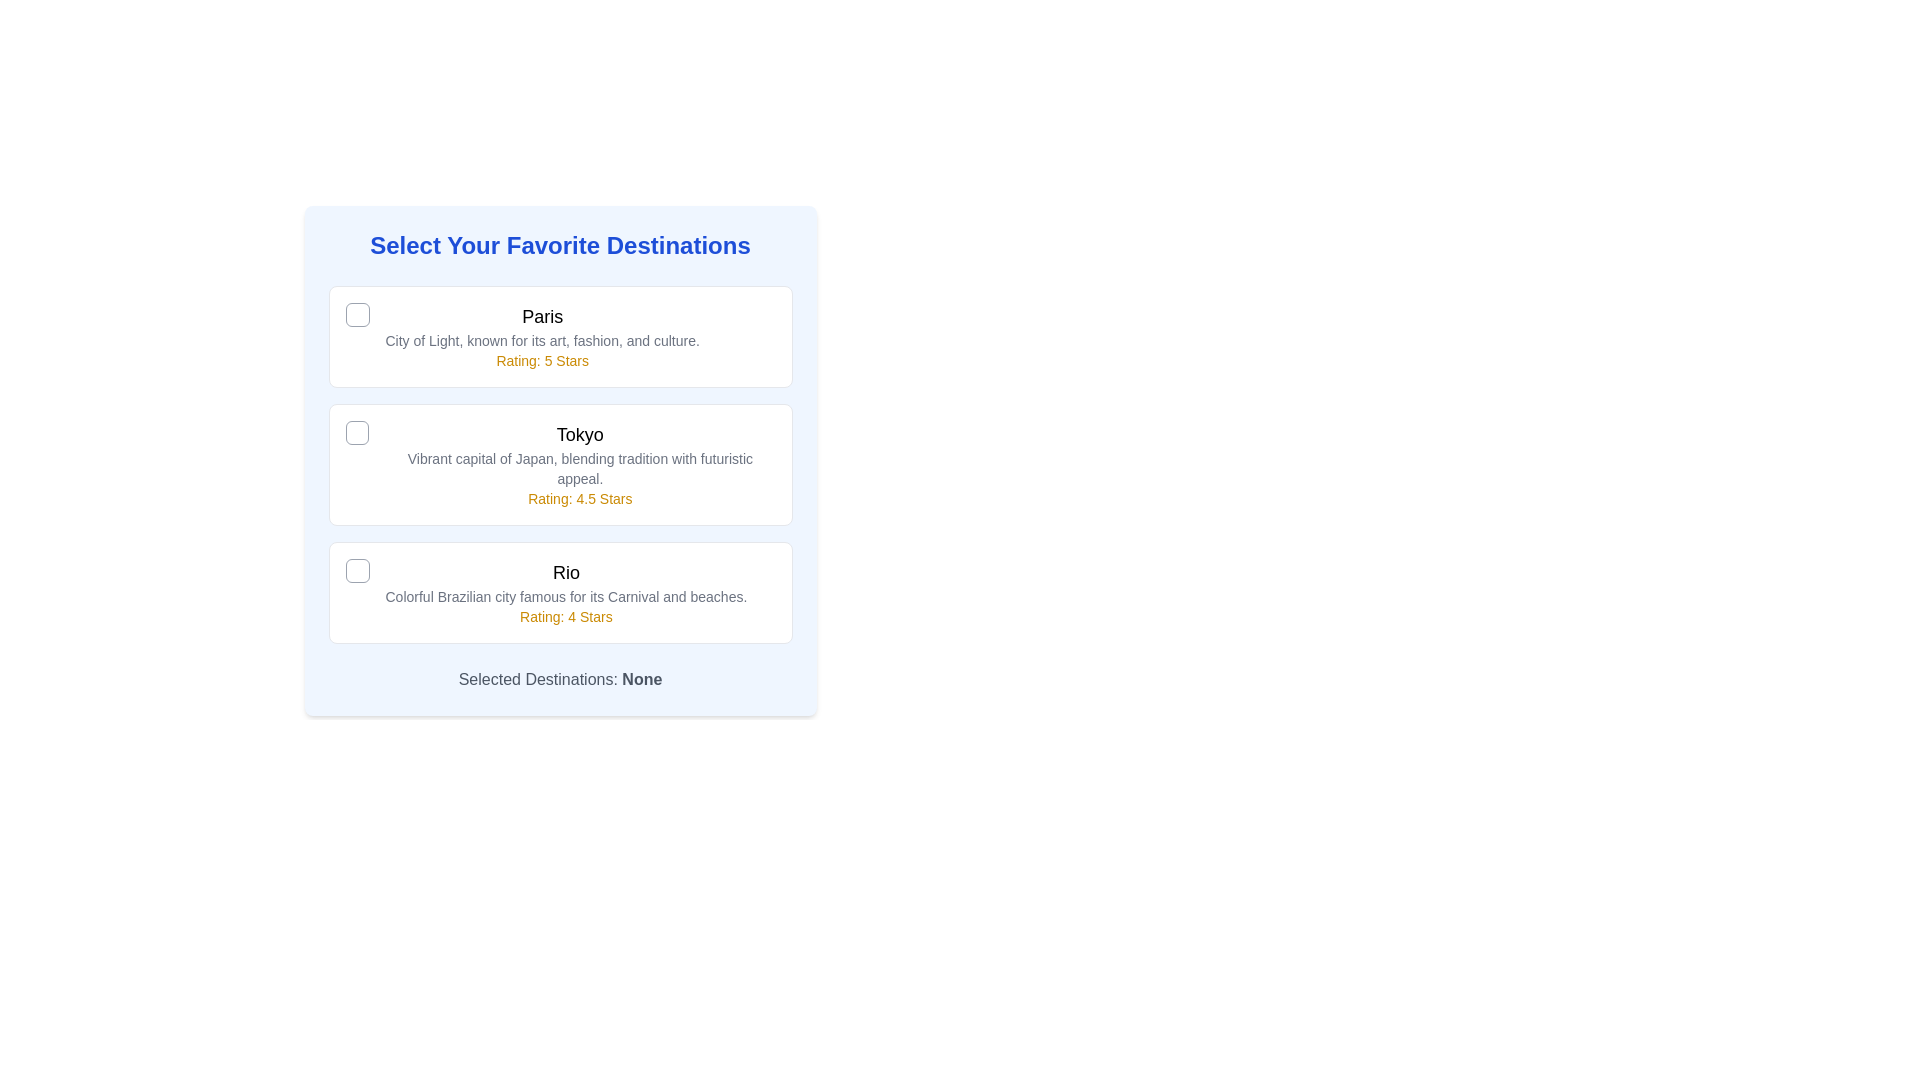 This screenshot has height=1080, width=1920. Describe the element at coordinates (579, 465) in the screenshot. I see `the Informational content block for Tokyo, which provides details about the city` at that location.